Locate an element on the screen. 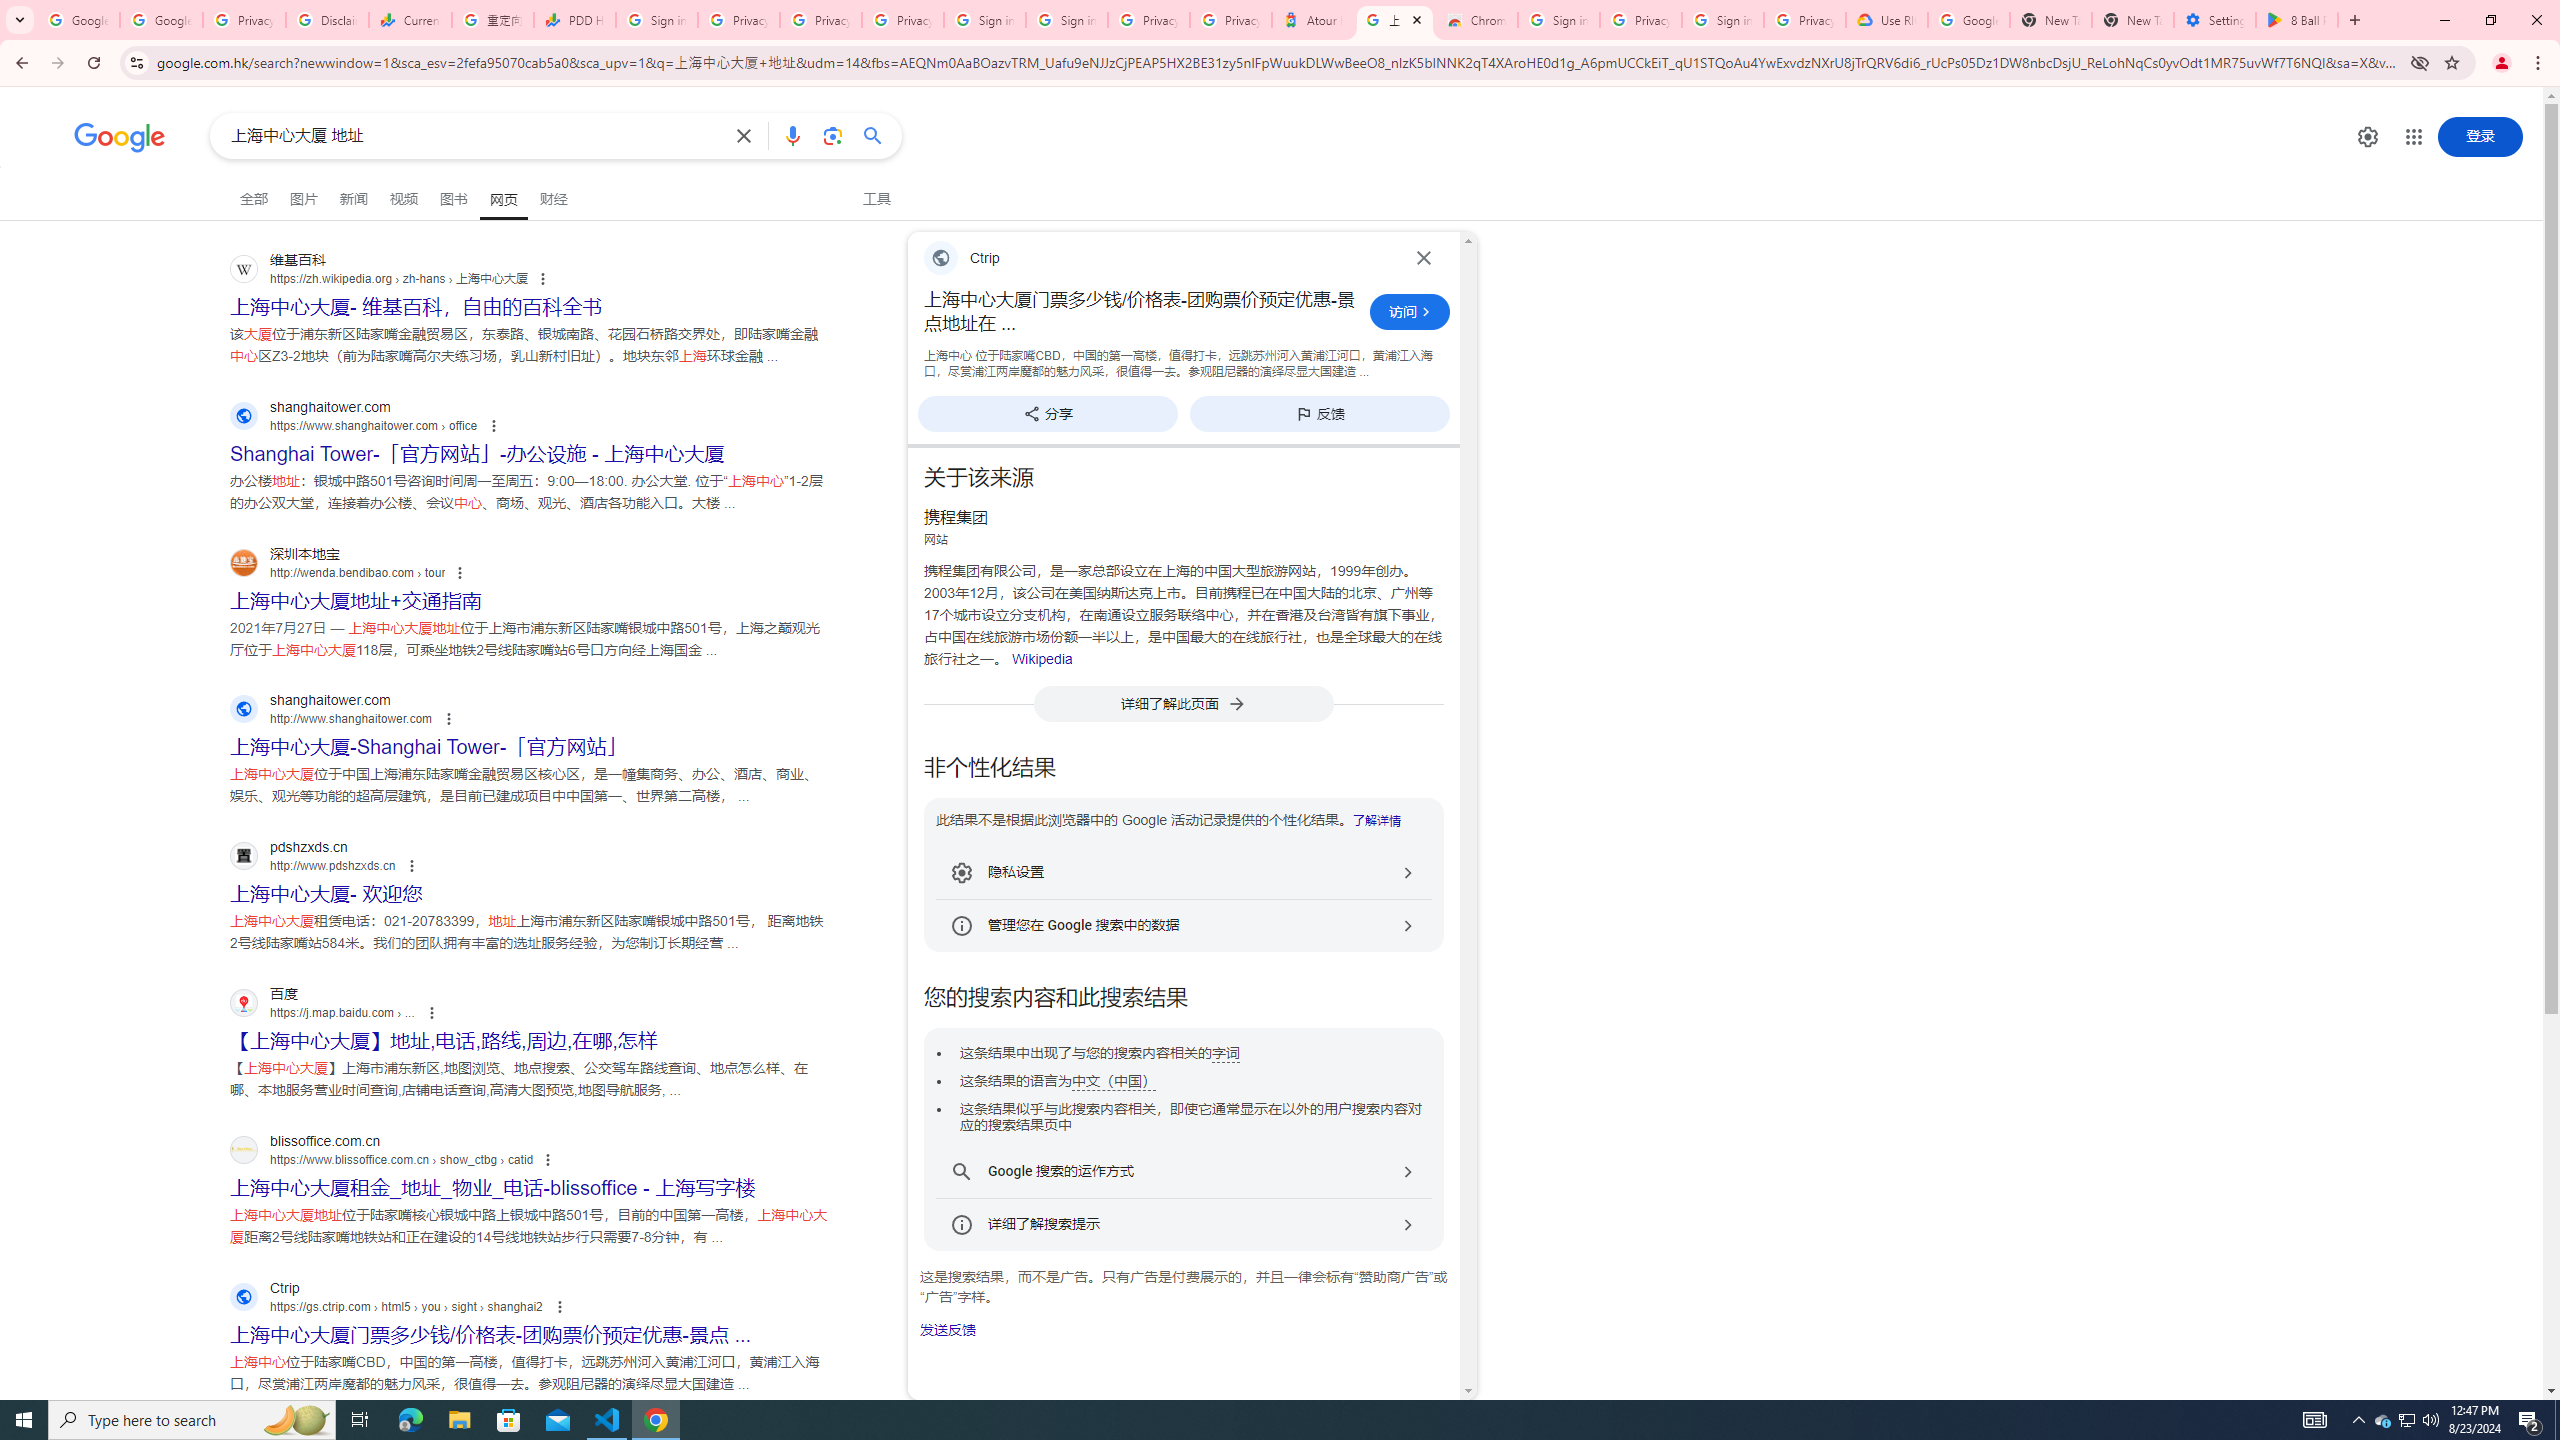  'Privacy Checkup' is located at coordinates (901, 19).